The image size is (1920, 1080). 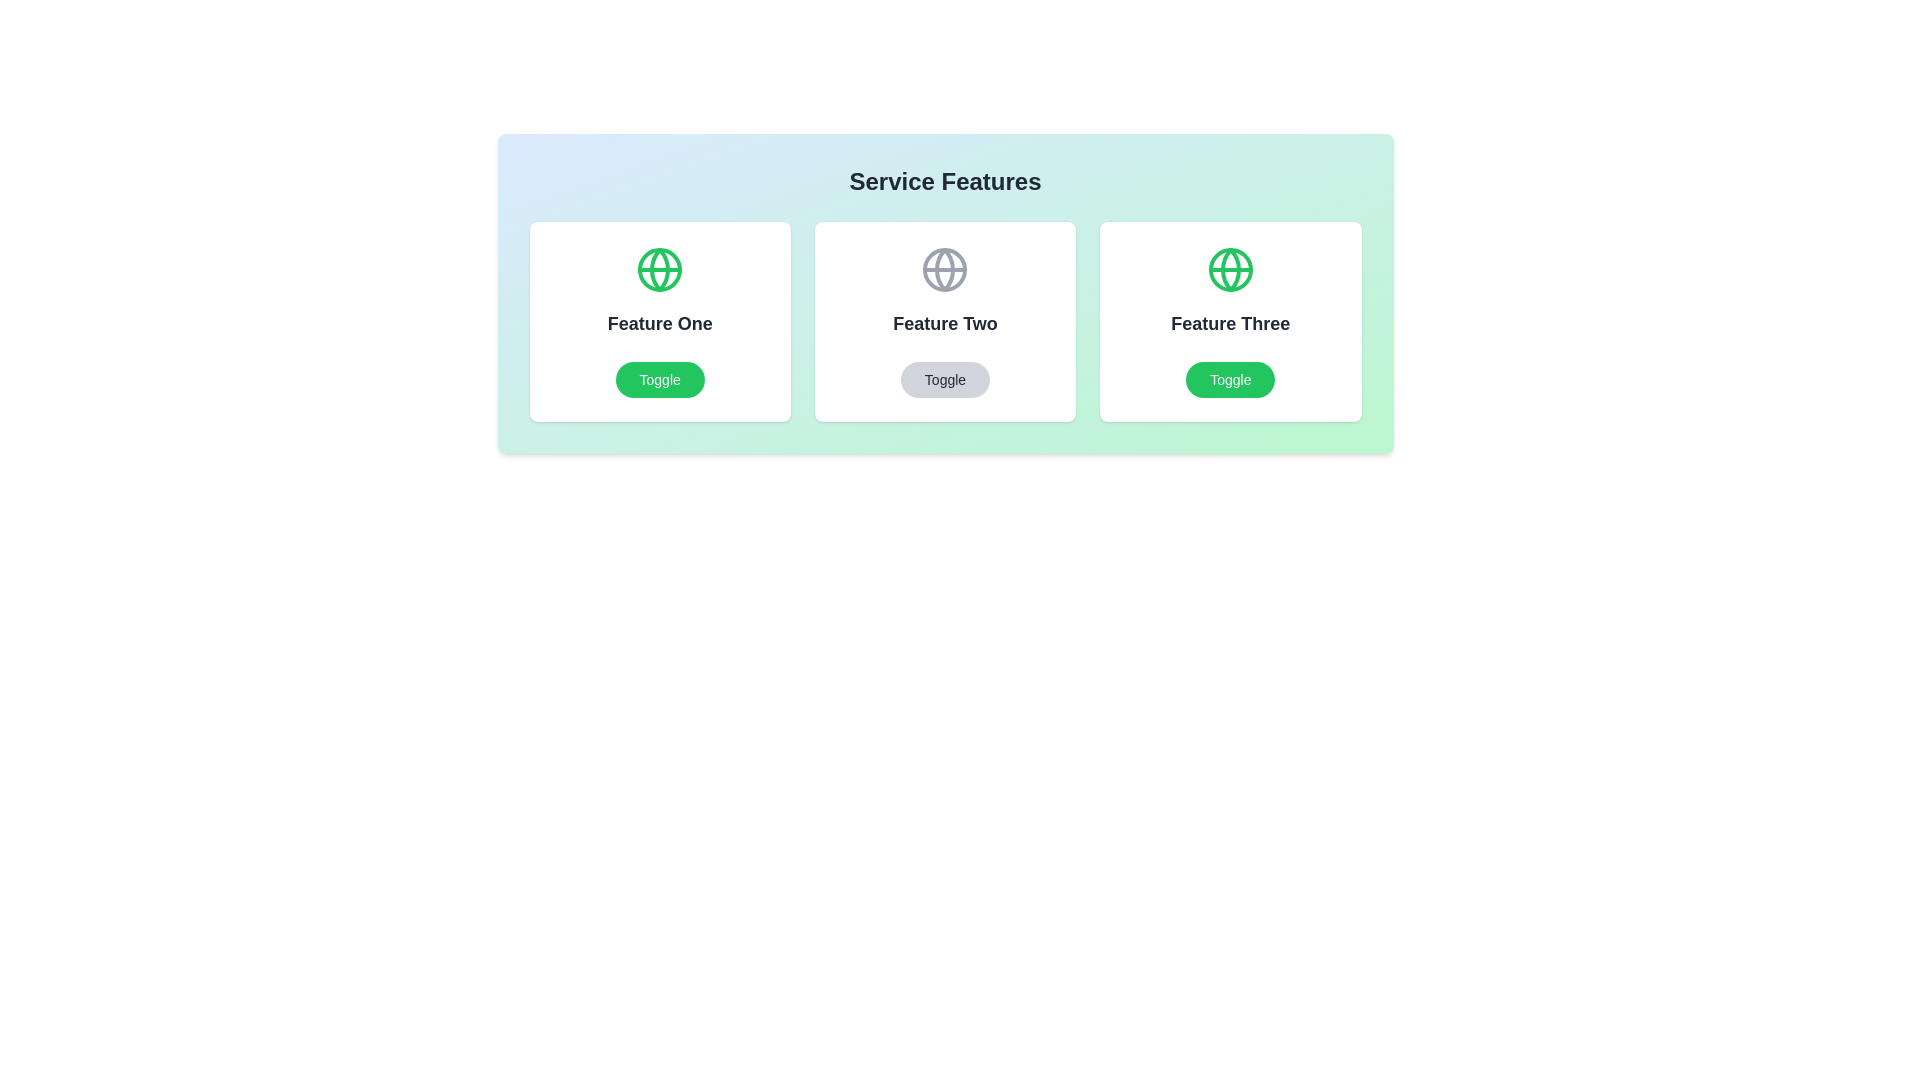 I want to click on the 'Toggle' button for Feature Two, so click(x=944, y=380).